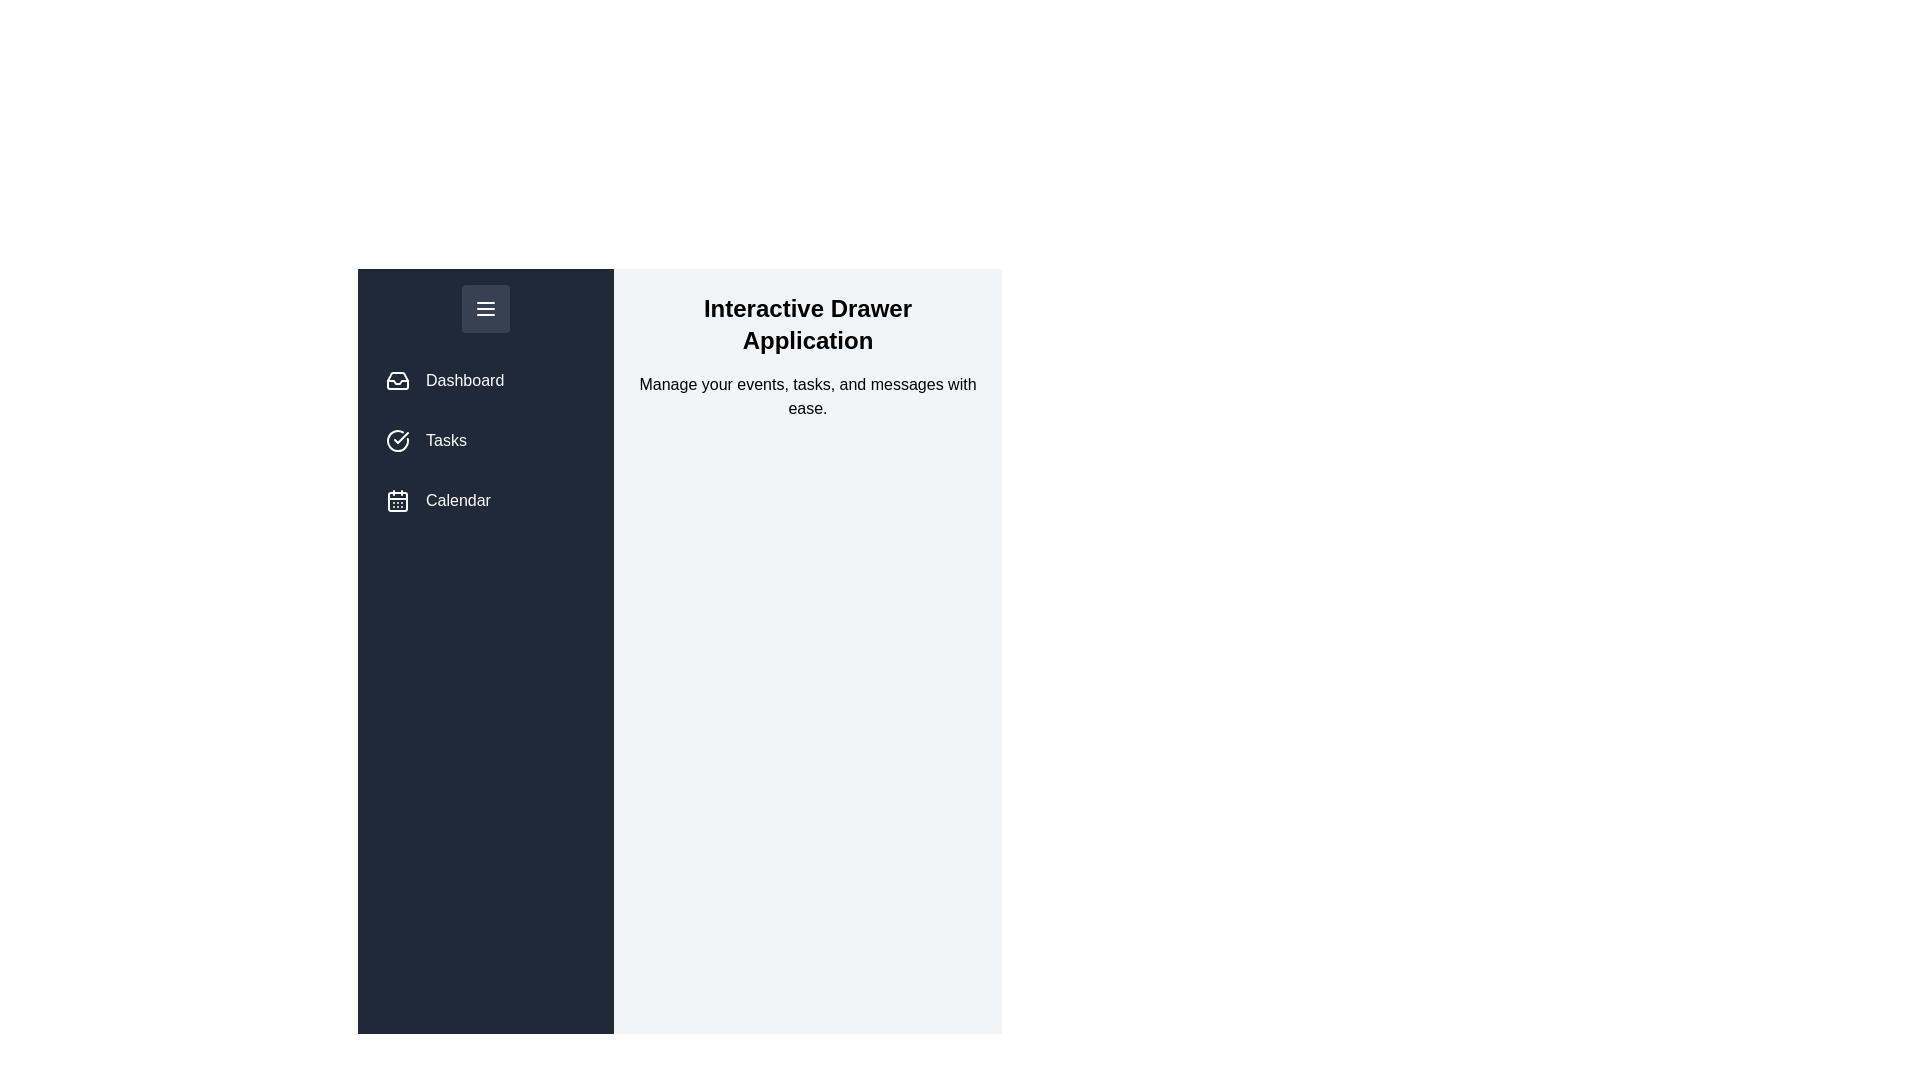  What do you see at coordinates (485, 308) in the screenshot?
I see `the icon button located in the top-left corner of the sidebar` at bounding box center [485, 308].